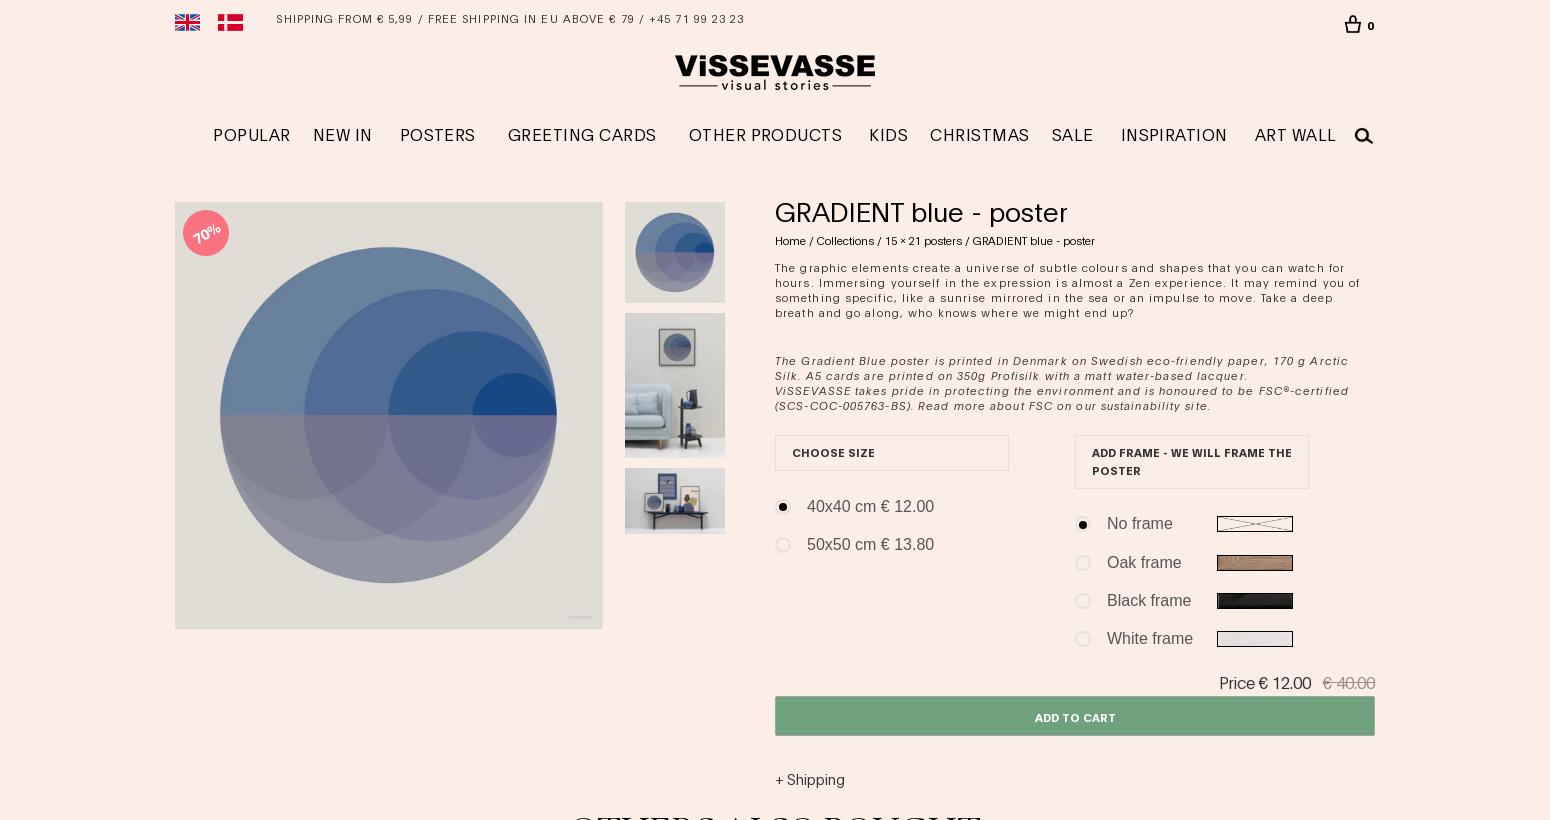  I want to click on 'The graphic elements create a universe of subtle colours and shapes that you can watch for hours. Immersing yourself in the expression is almost a Zen experience. It may remind you of something specific, like a sunrise mirrored in the sea or an impulse to move. Take a deep breath and go along, who knows where we might end up?', so click(1067, 289).